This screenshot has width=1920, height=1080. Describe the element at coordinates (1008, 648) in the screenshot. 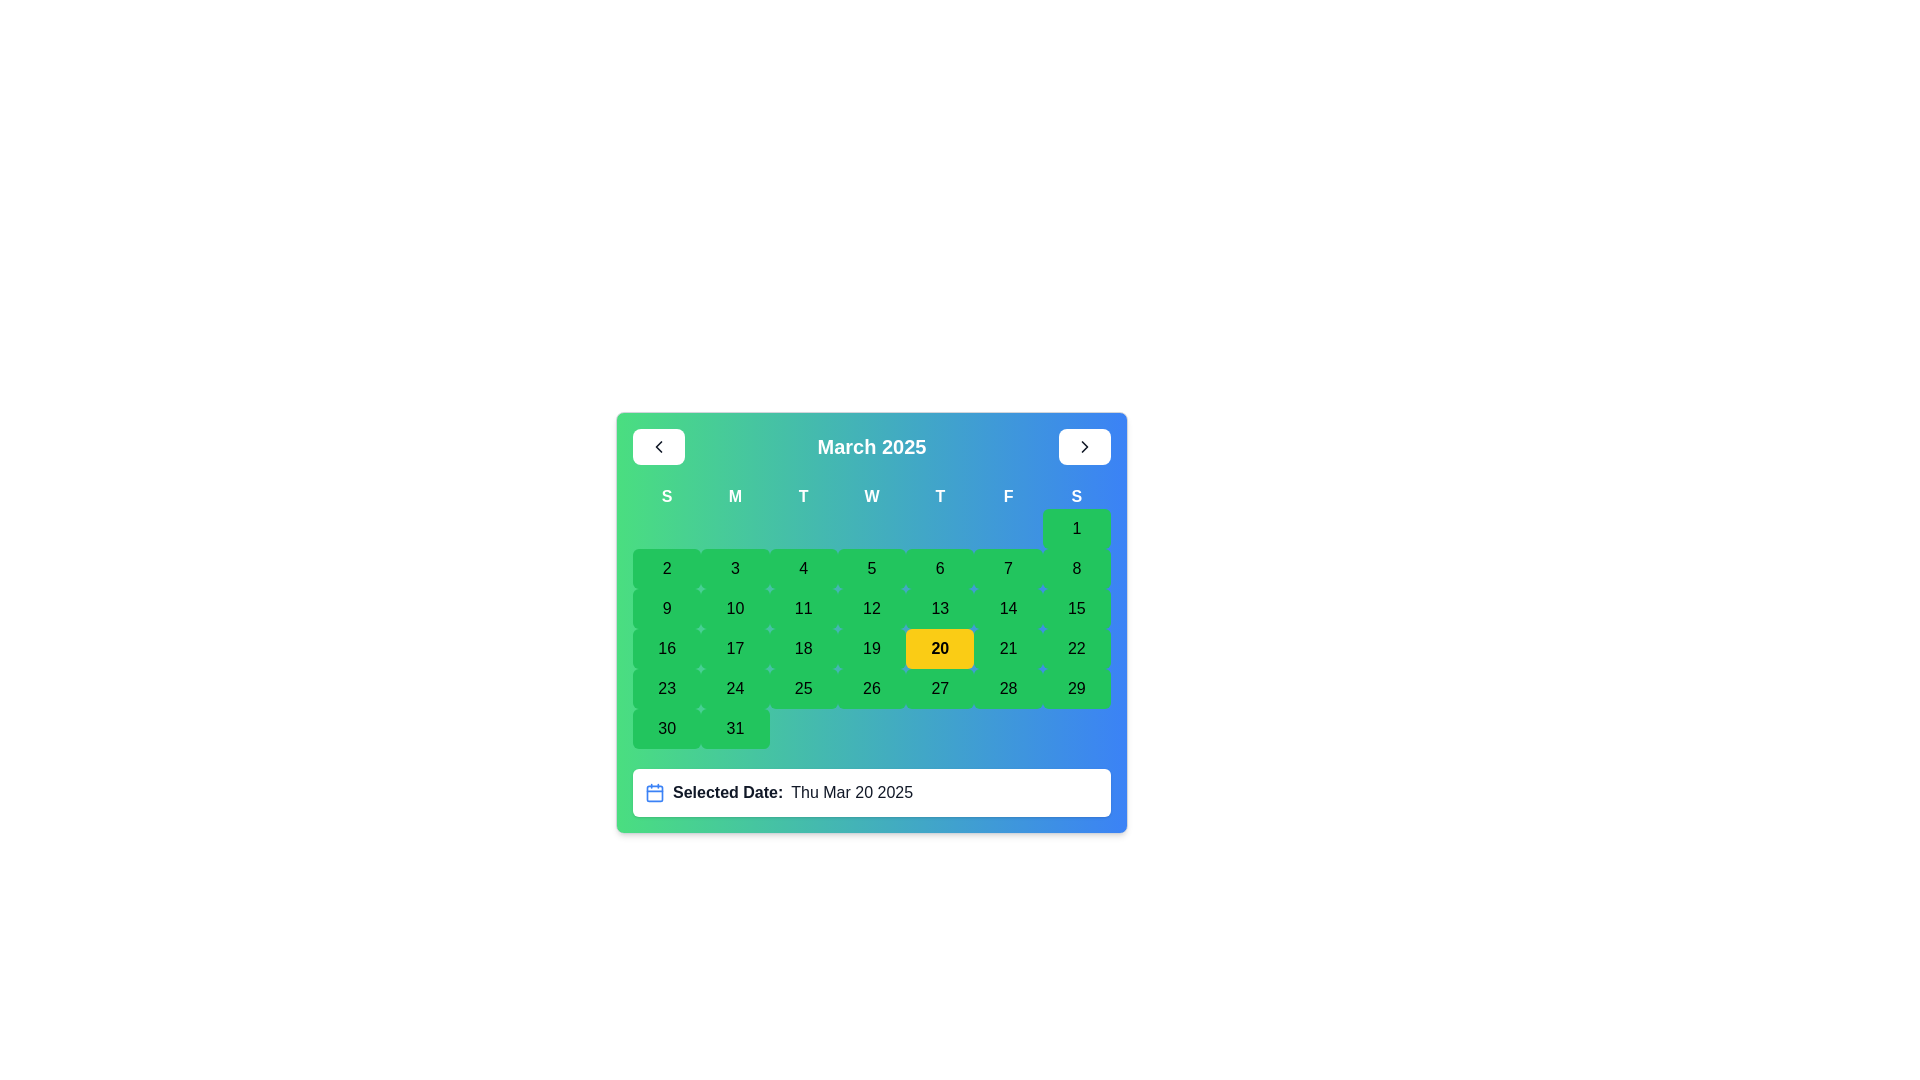

I see `the button labeled '21' with a green background in the lower-right section of the calendar grid` at that location.